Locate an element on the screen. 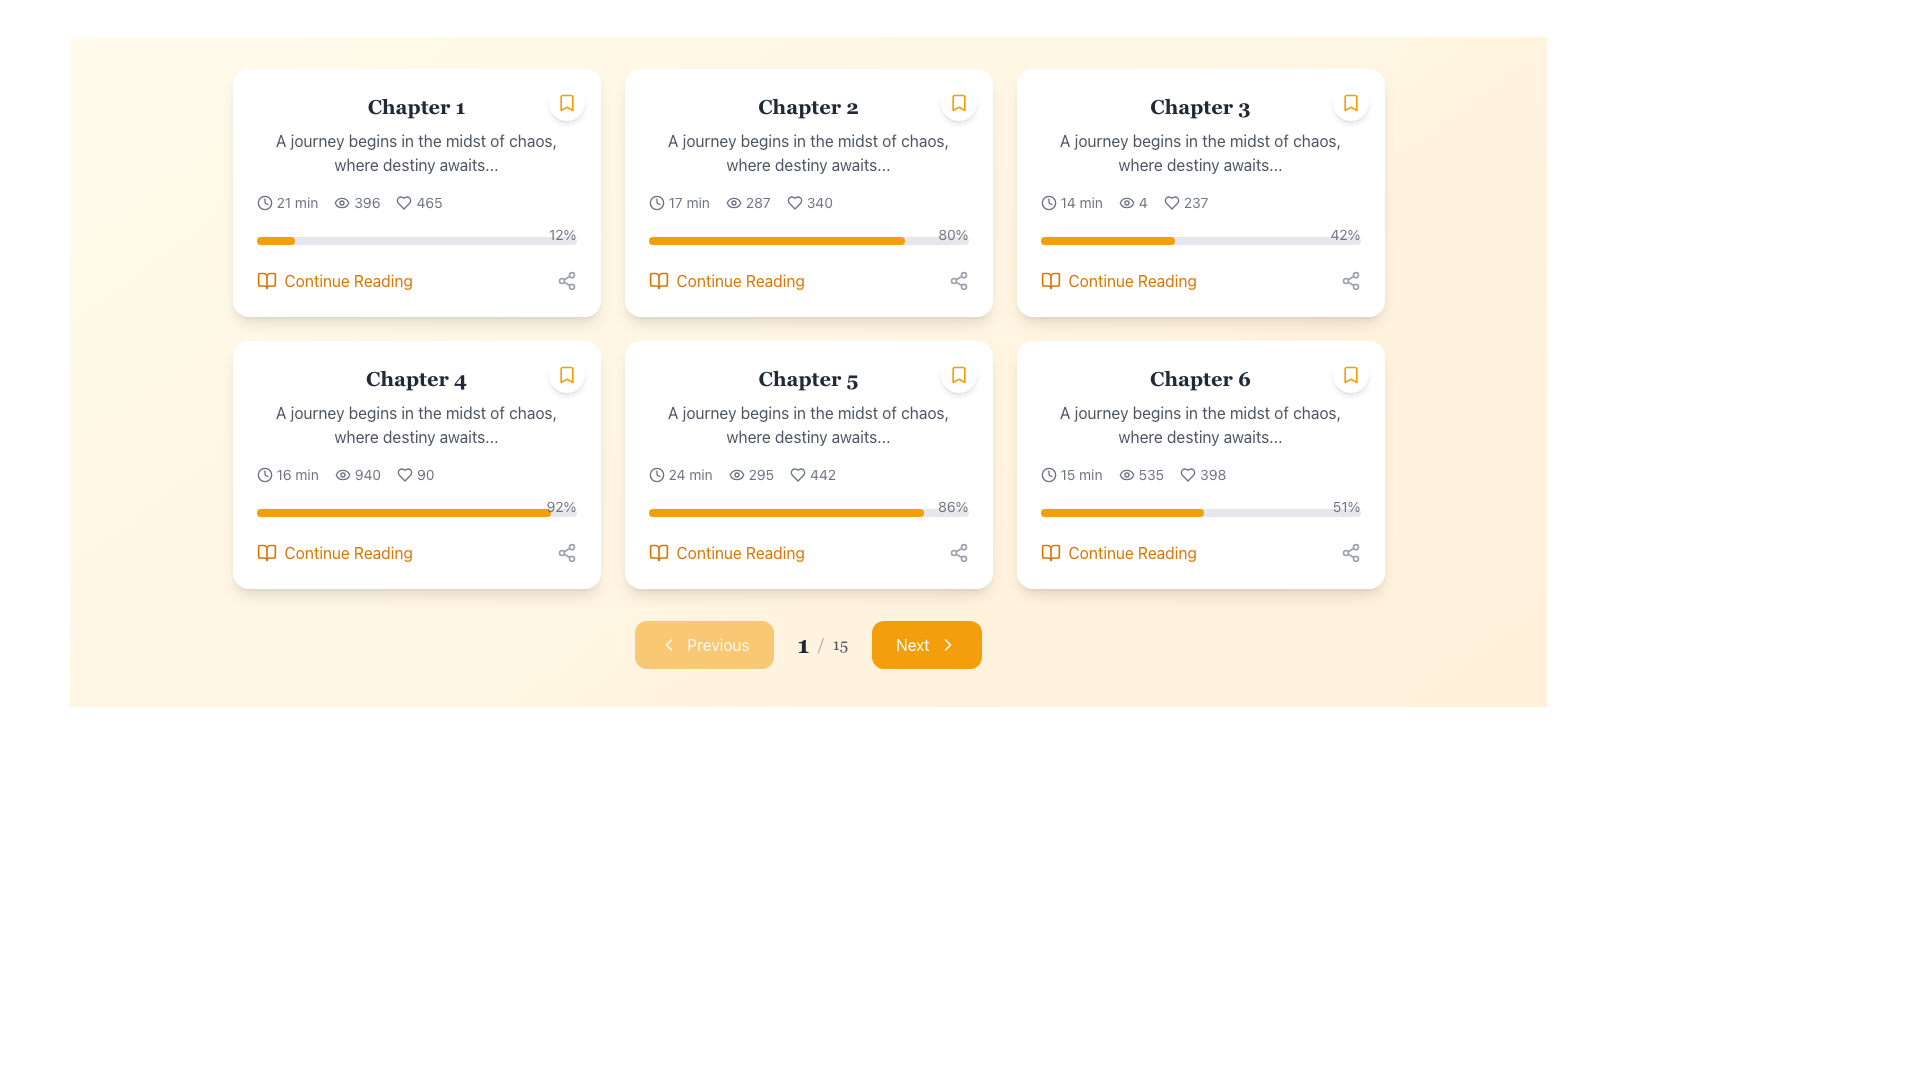 This screenshot has height=1080, width=1920. the percentage value displayed as '12%' in a small gray font, positioned slightly above the end of the progress bar within Chapter 1 card is located at coordinates (561, 234).